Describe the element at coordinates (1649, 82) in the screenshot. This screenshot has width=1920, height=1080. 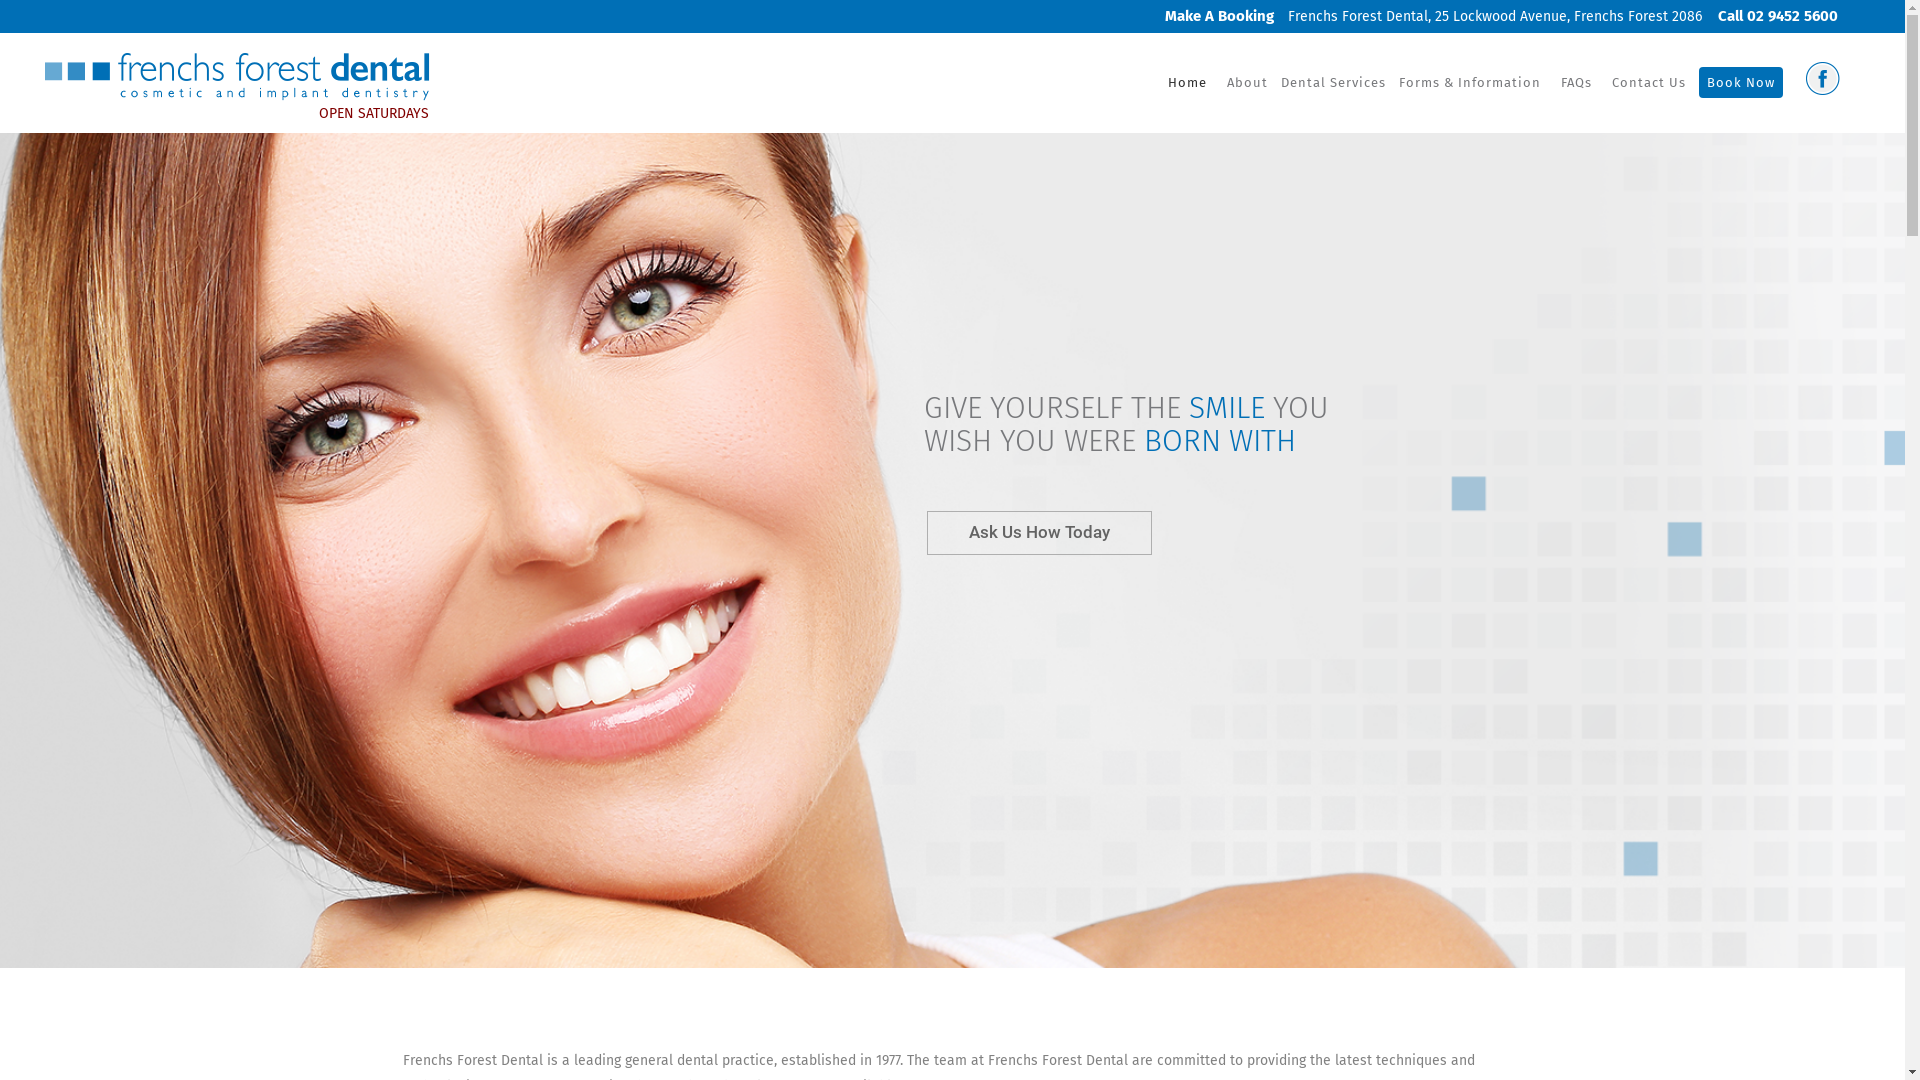
I see `'Contact Us'` at that location.